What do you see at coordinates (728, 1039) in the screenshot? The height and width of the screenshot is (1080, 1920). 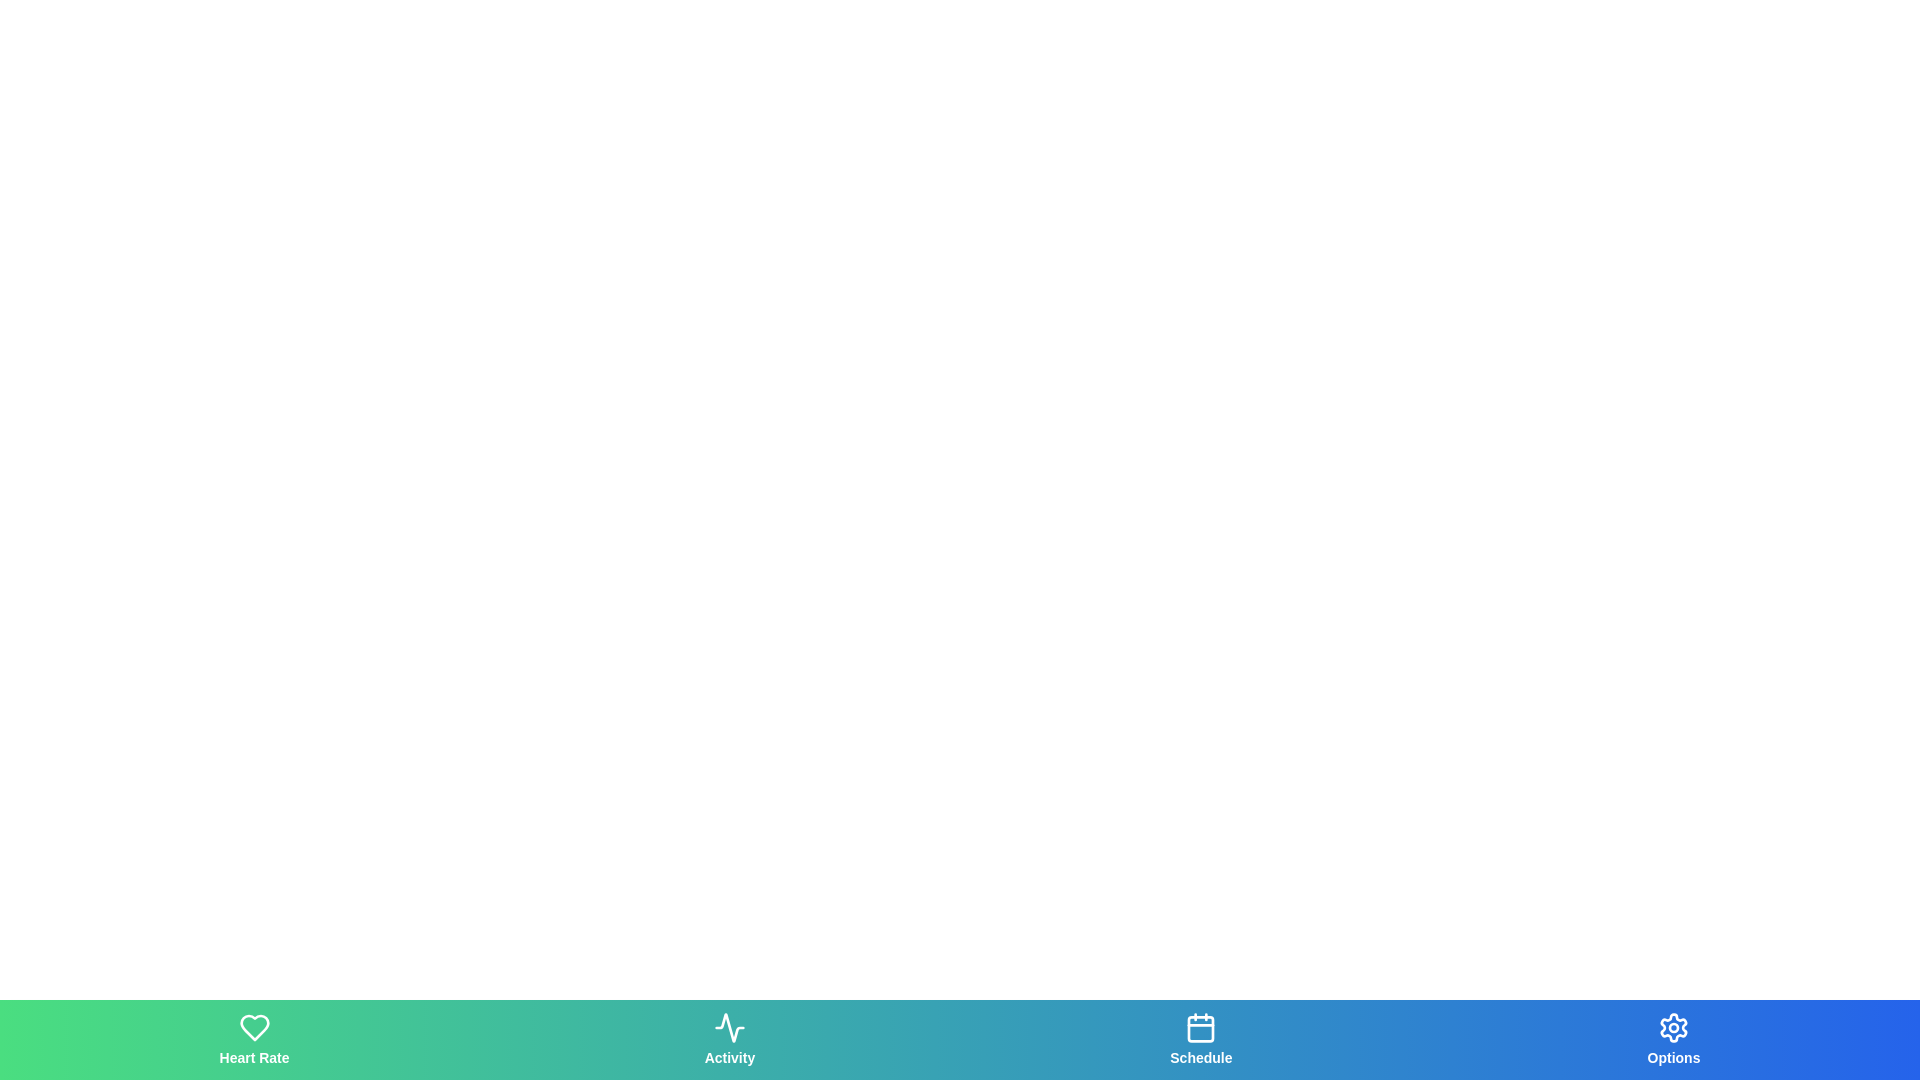 I see `the Activity tab to navigate` at bounding box center [728, 1039].